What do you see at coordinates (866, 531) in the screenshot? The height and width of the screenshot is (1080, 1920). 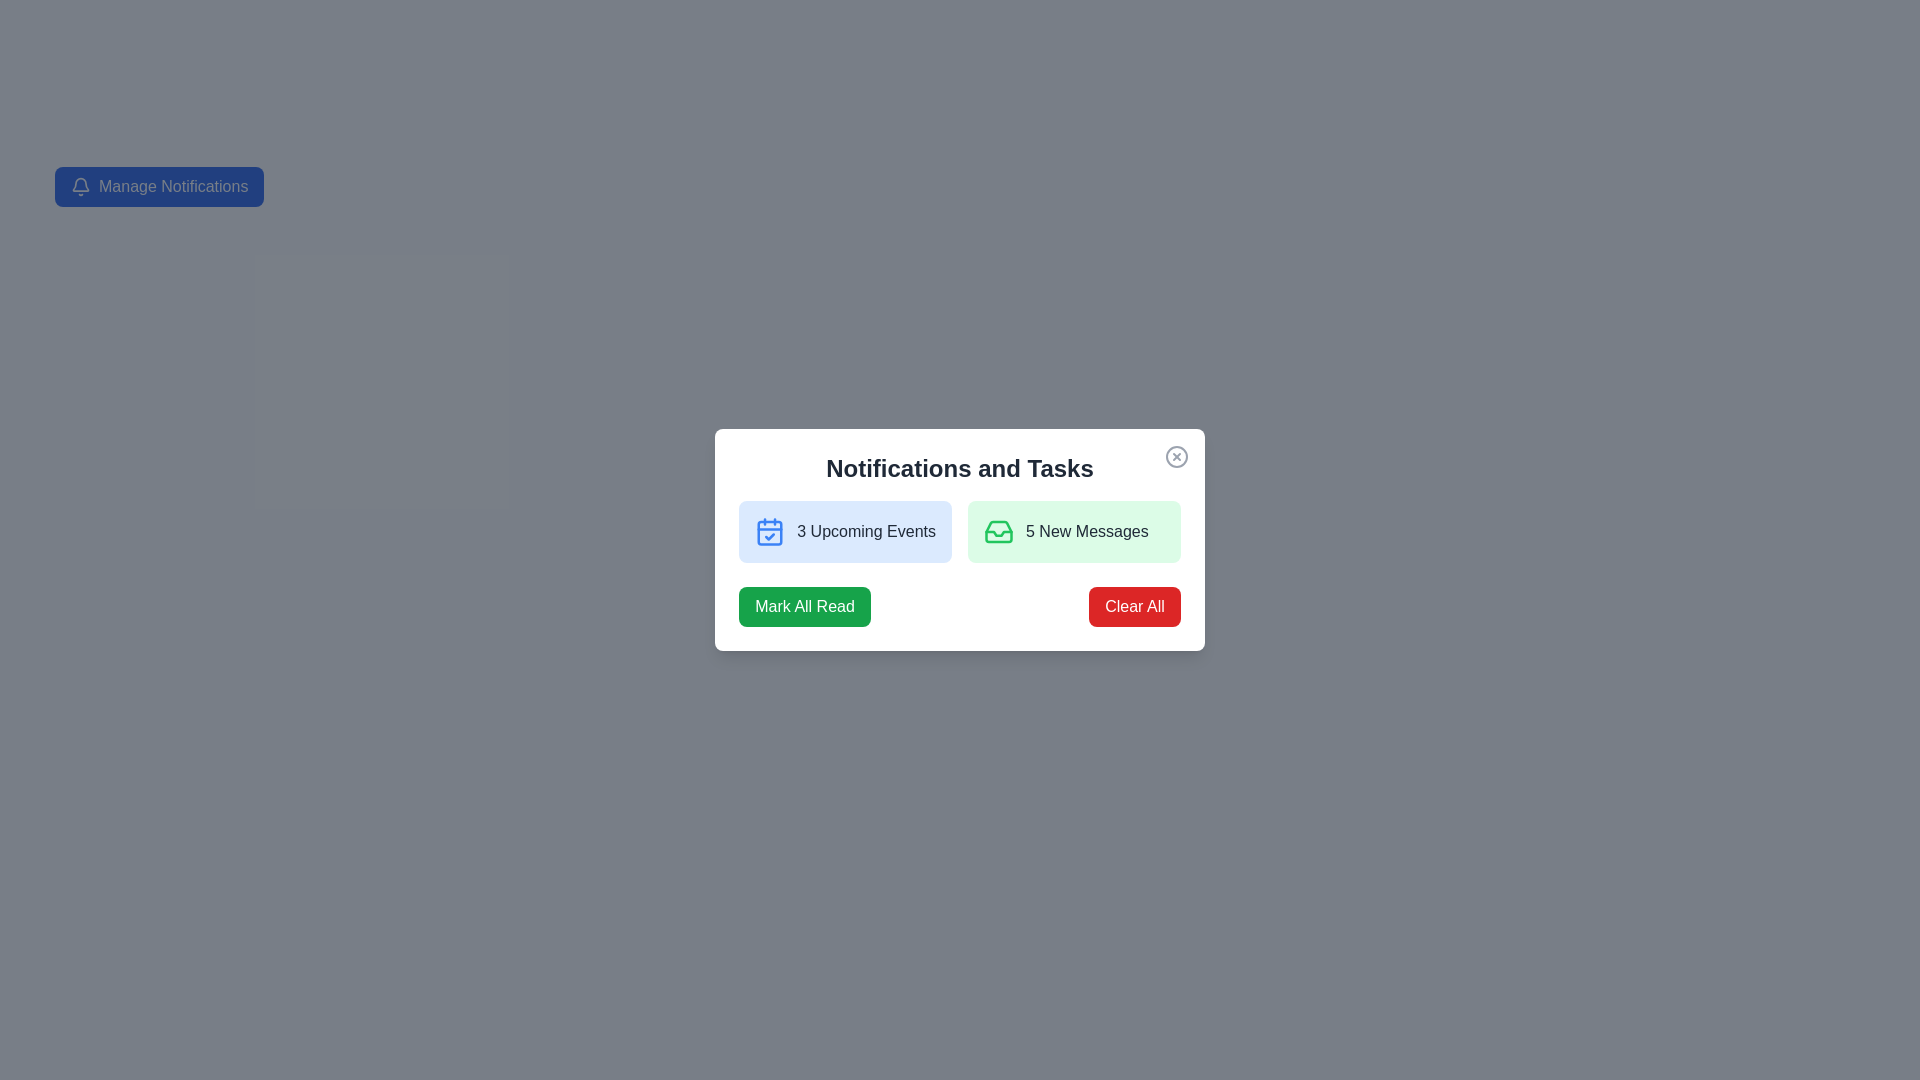 I see `the static text label displaying '3 Upcoming Events' which is located next to a blue calendar icon within a notification panel` at bounding box center [866, 531].